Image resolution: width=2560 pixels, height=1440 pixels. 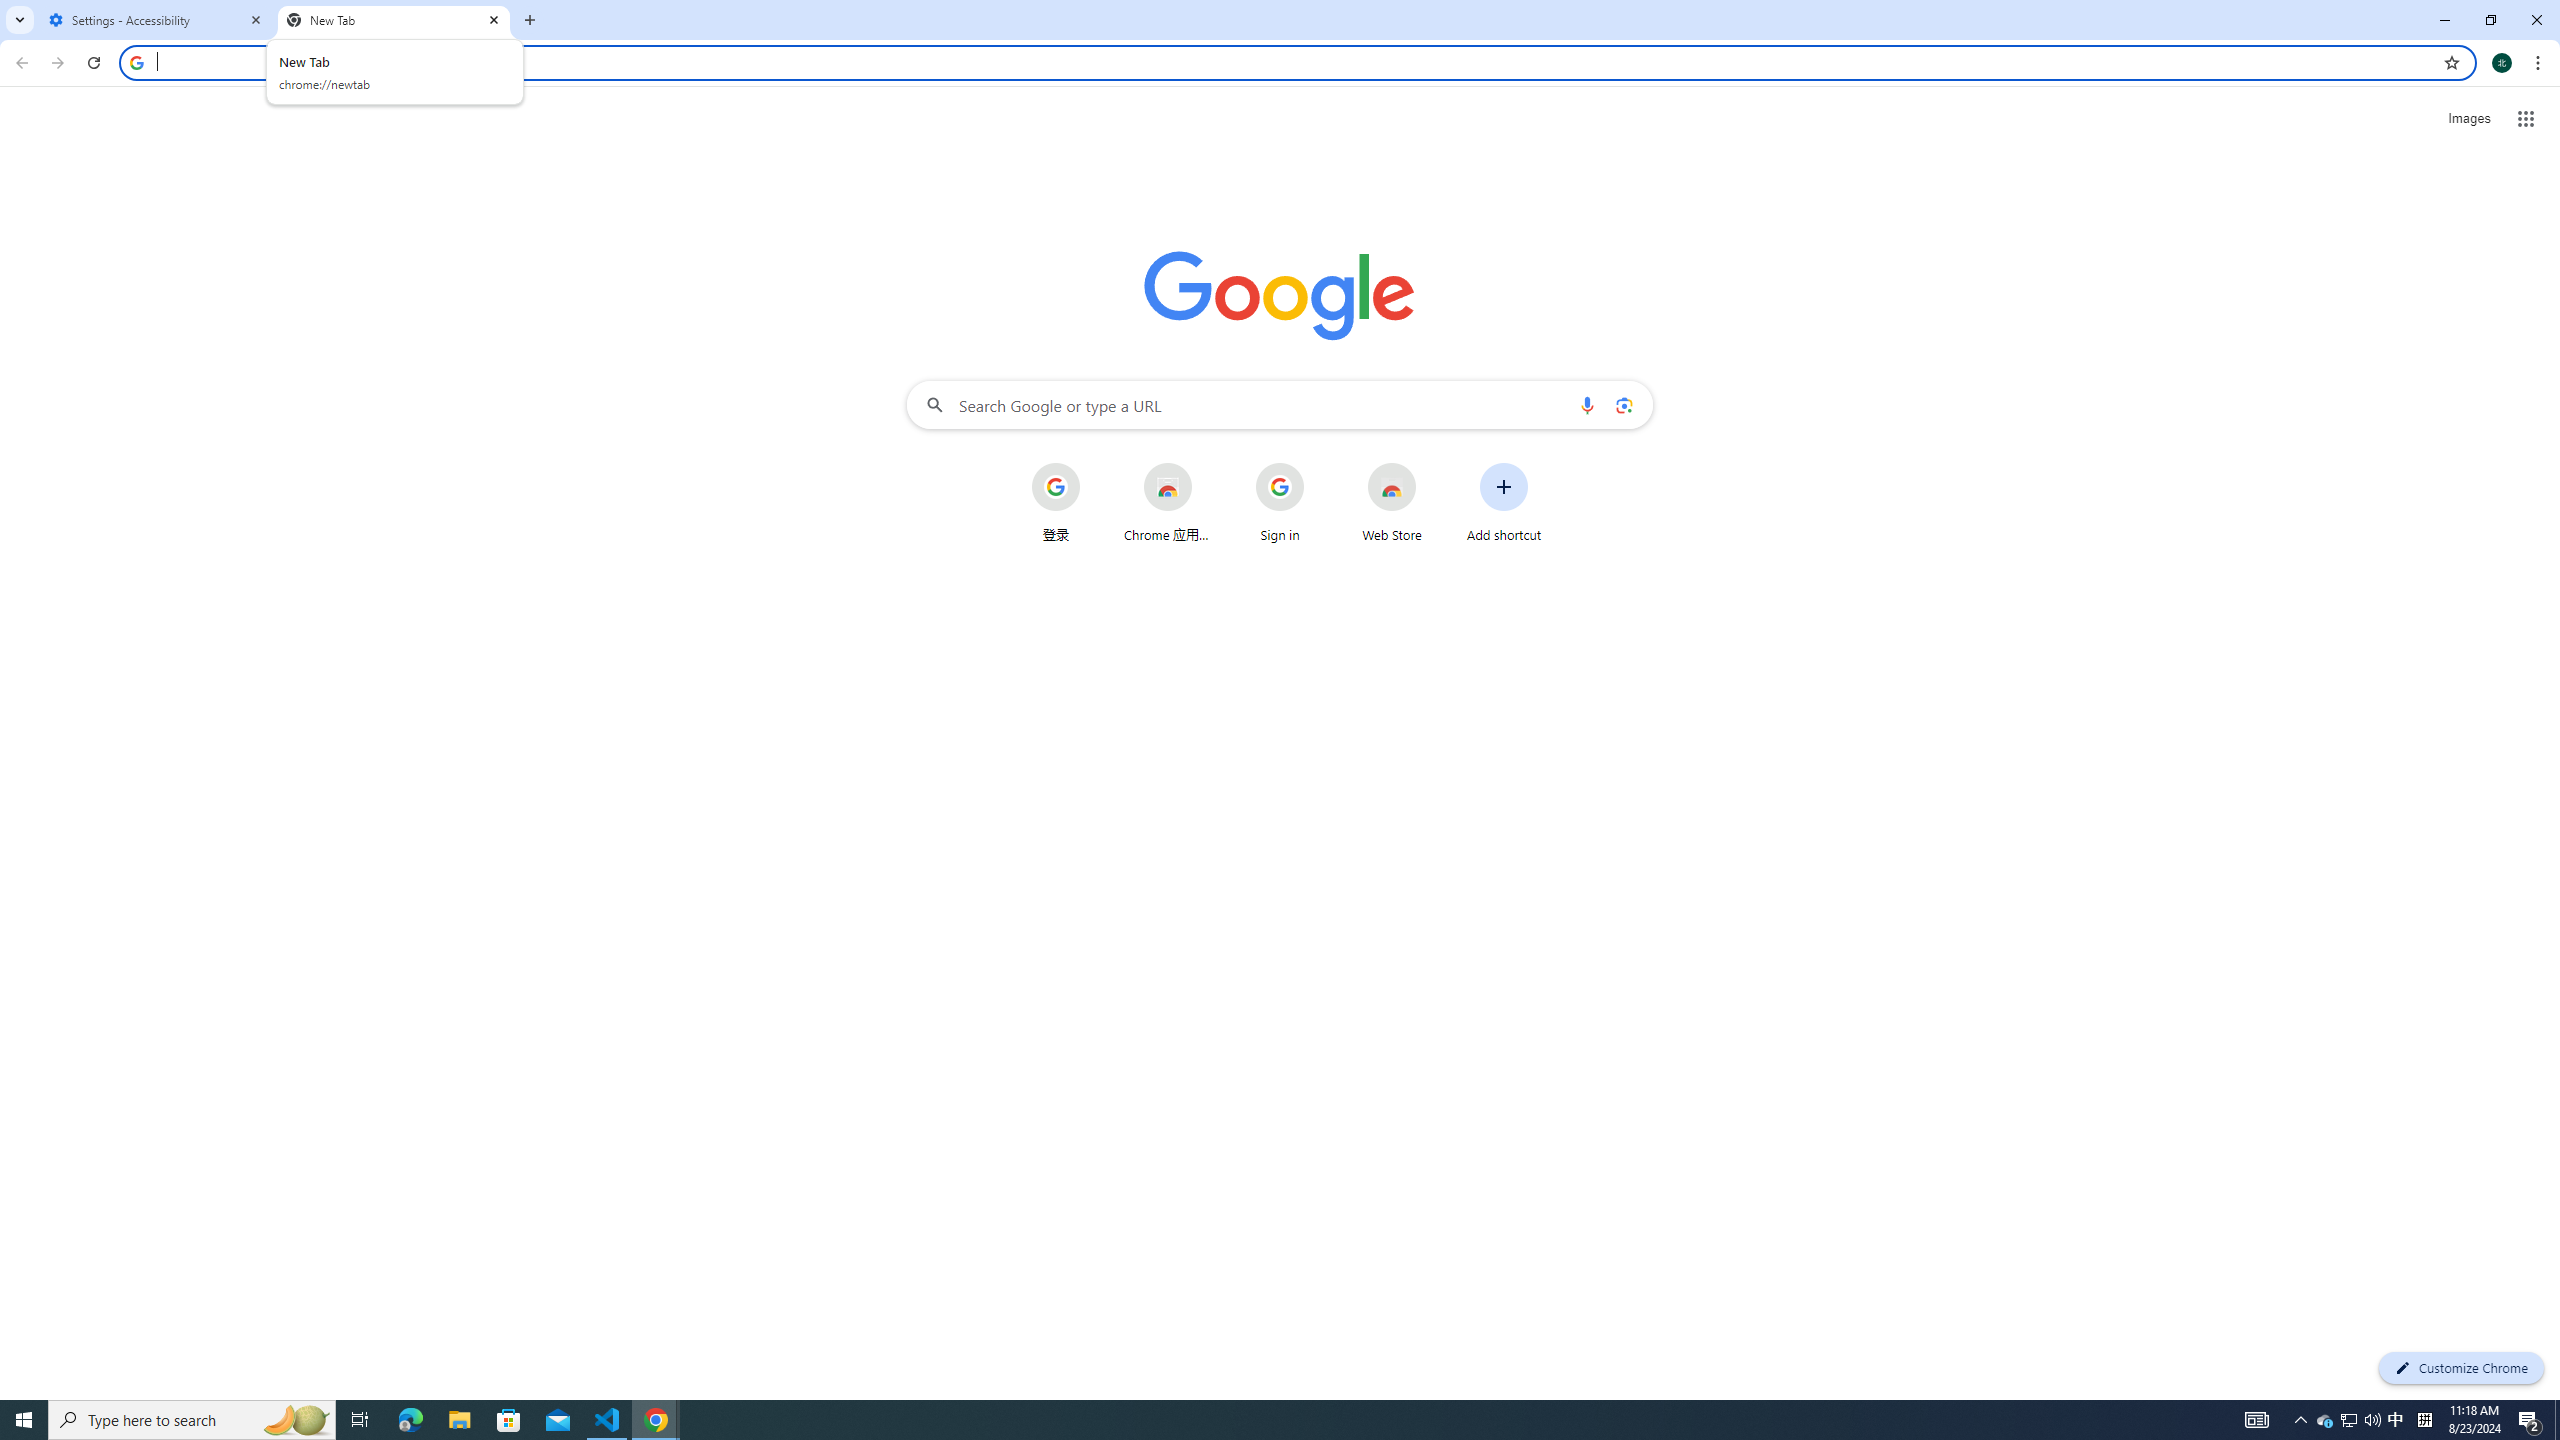 I want to click on 'More actions for Sign in shortcut', so click(x=1318, y=464).